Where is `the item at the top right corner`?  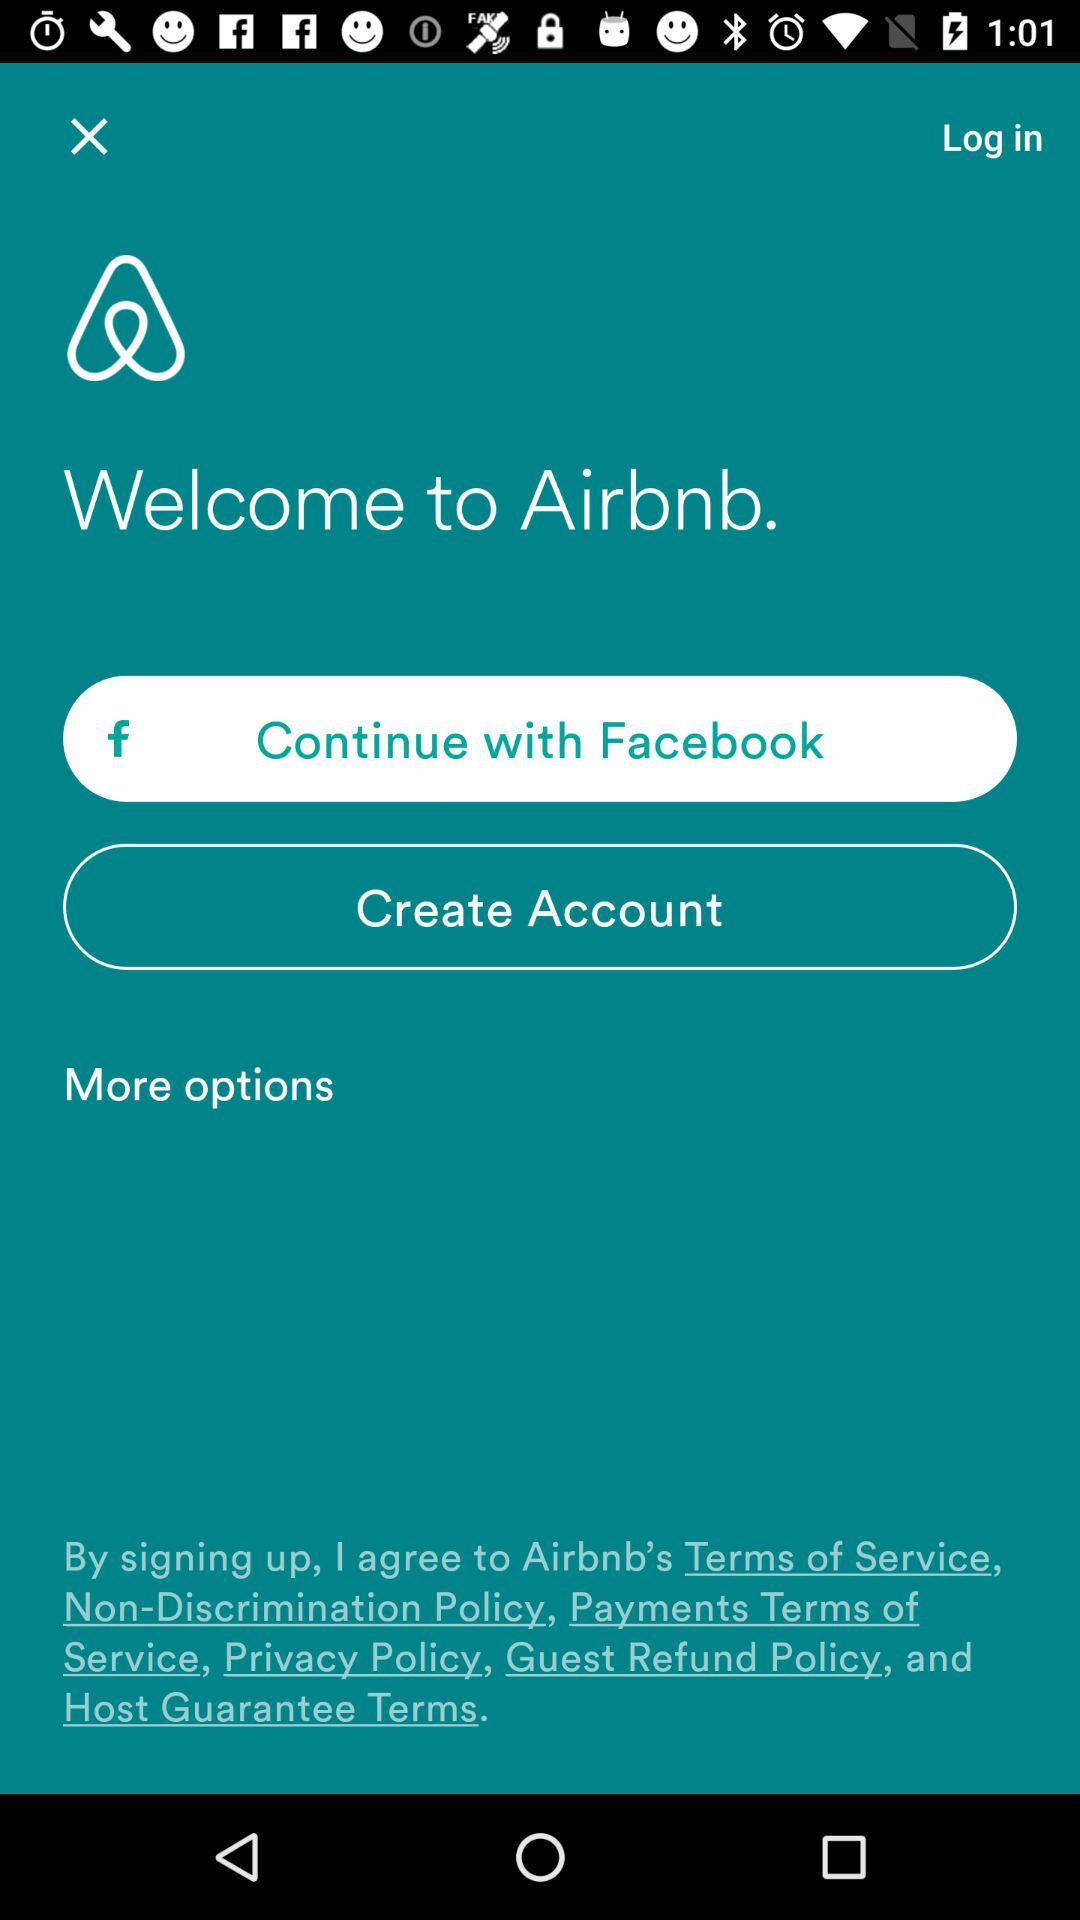
the item at the top right corner is located at coordinates (992, 135).